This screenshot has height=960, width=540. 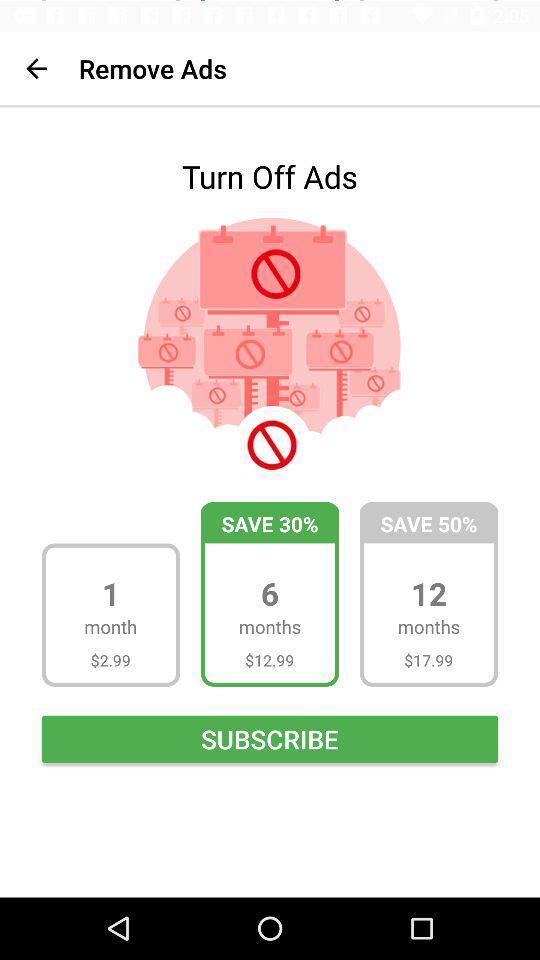 What do you see at coordinates (270, 737) in the screenshot?
I see `item below $2.99 icon` at bounding box center [270, 737].